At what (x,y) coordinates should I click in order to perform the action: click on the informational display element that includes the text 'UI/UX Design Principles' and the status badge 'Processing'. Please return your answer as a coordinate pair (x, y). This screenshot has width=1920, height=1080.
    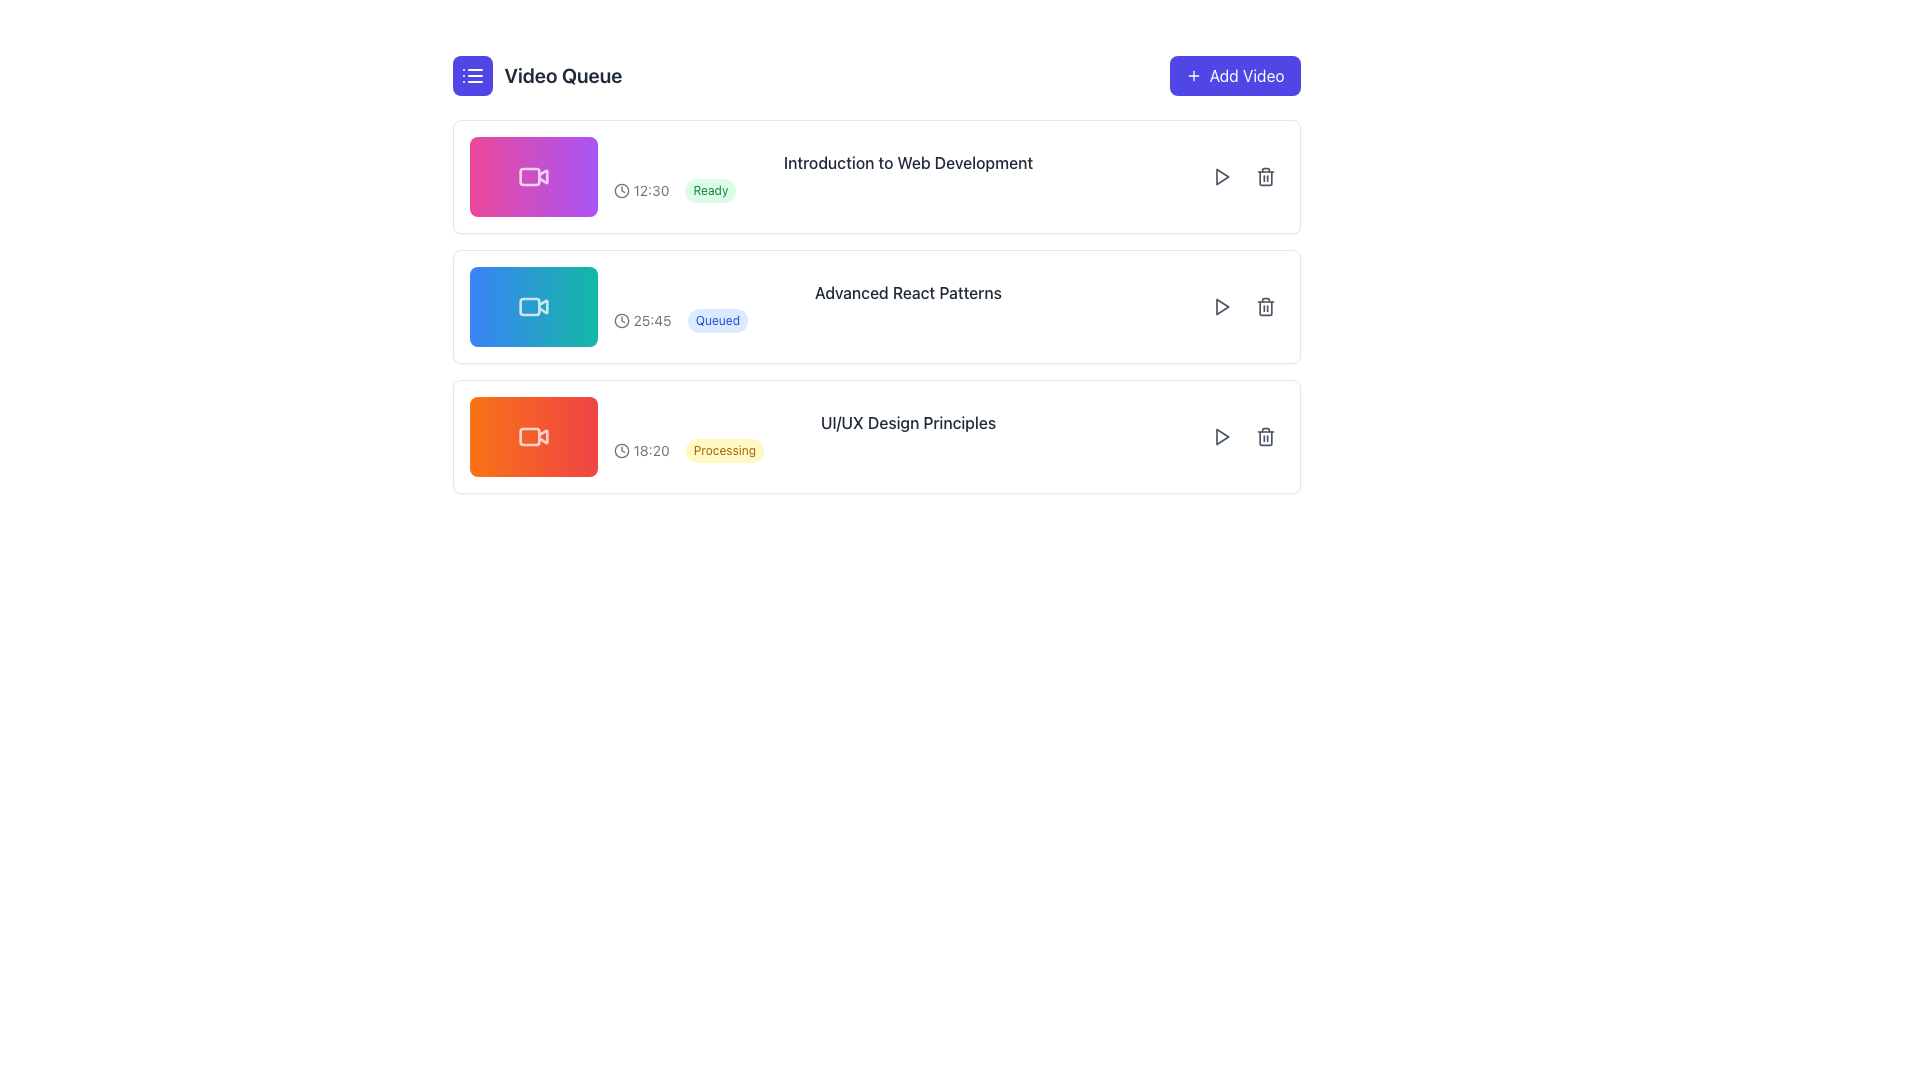
    Looking at the image, I should click on (907, 435).